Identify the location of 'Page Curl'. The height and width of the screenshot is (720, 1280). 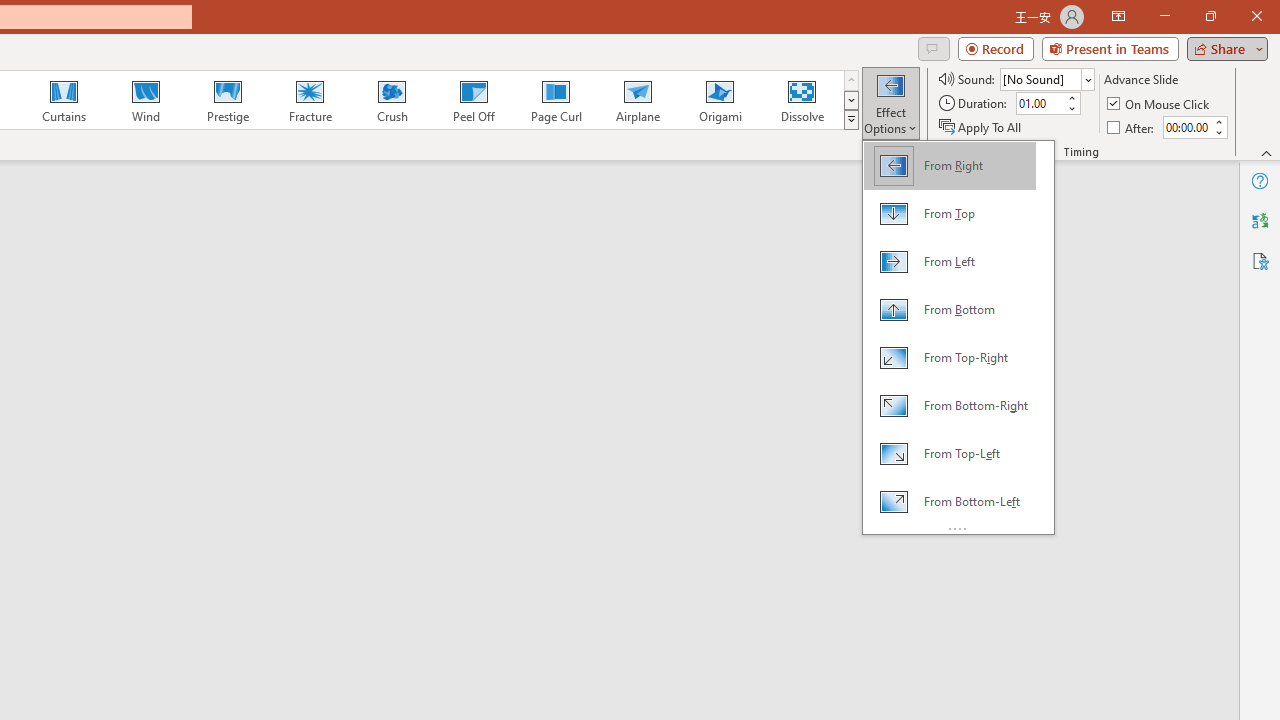
(555, 100).